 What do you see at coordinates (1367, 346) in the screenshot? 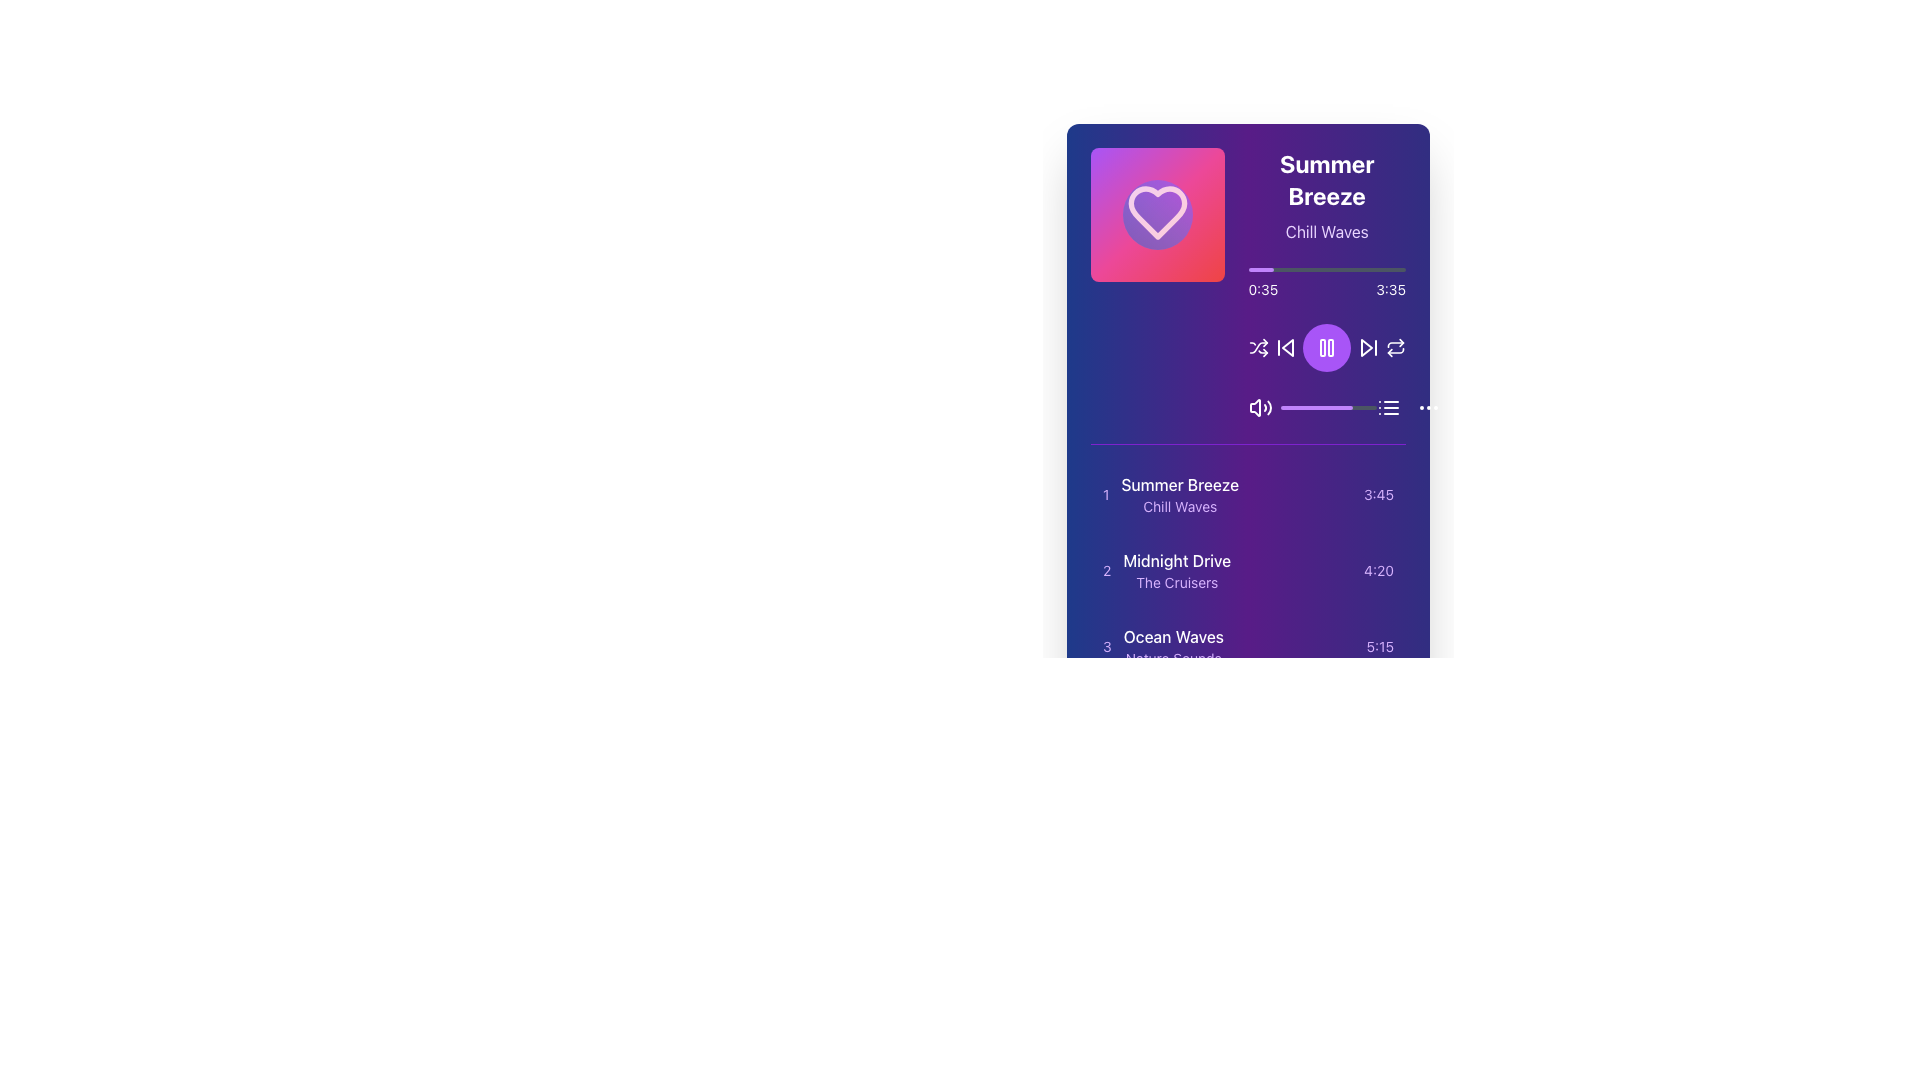
I see `the skip forward button, which is located between the play/pause button and the repeat button` at bounding box center [1367, 346].